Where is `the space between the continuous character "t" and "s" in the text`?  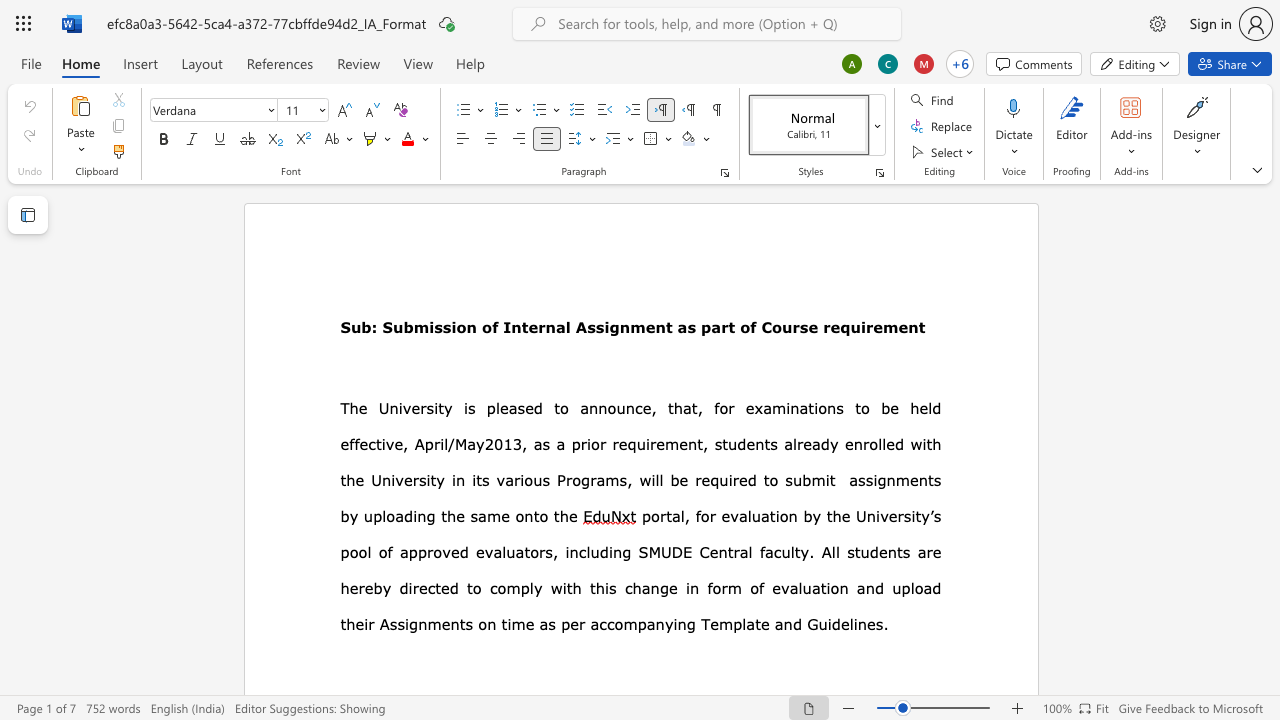
the space between the continuous character "t" and "s" in the text is located at coordinates (933, 480).